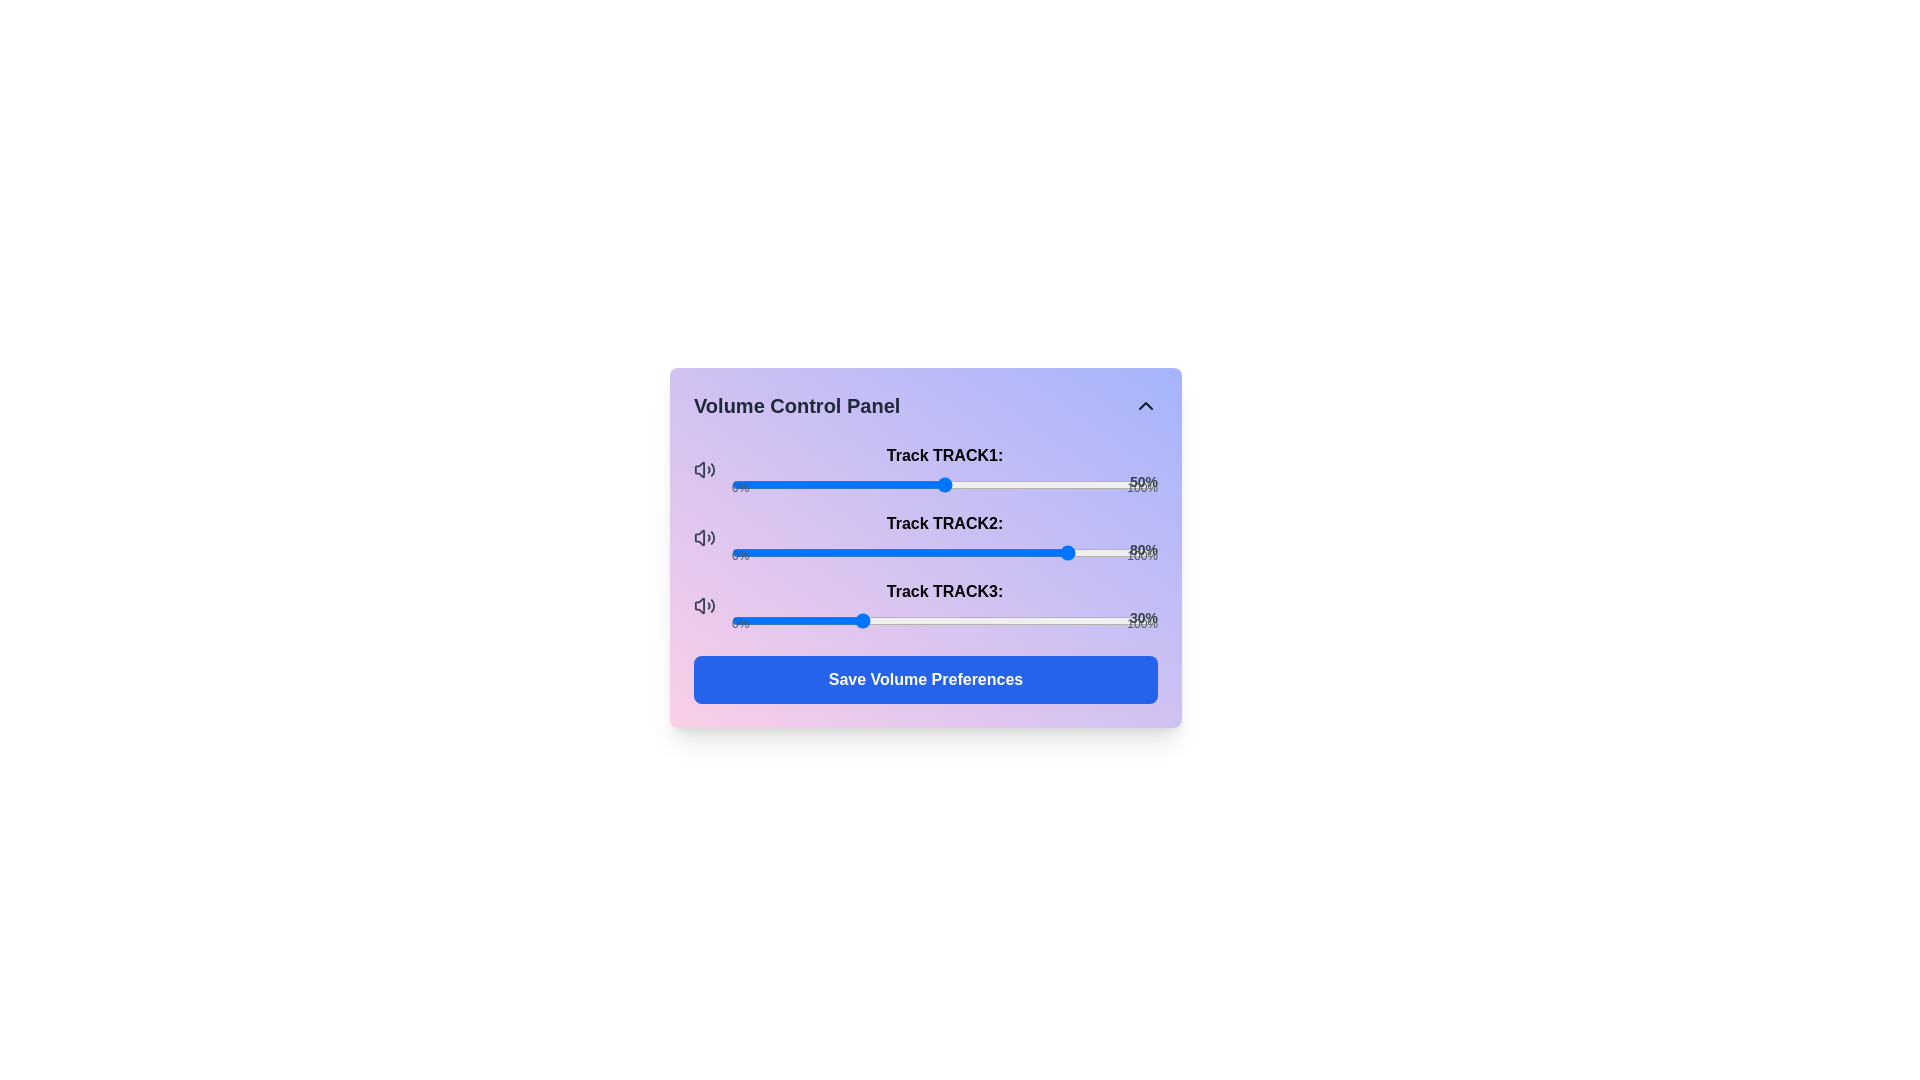 Image resolution: width=1920 pixels, height=1080 pixels. I want to click on 'Save Volume Preferences' button located at the bottom of the 'Volume Control Panel' section, beneath the volume sliders for three tracks, so click(925, 678).